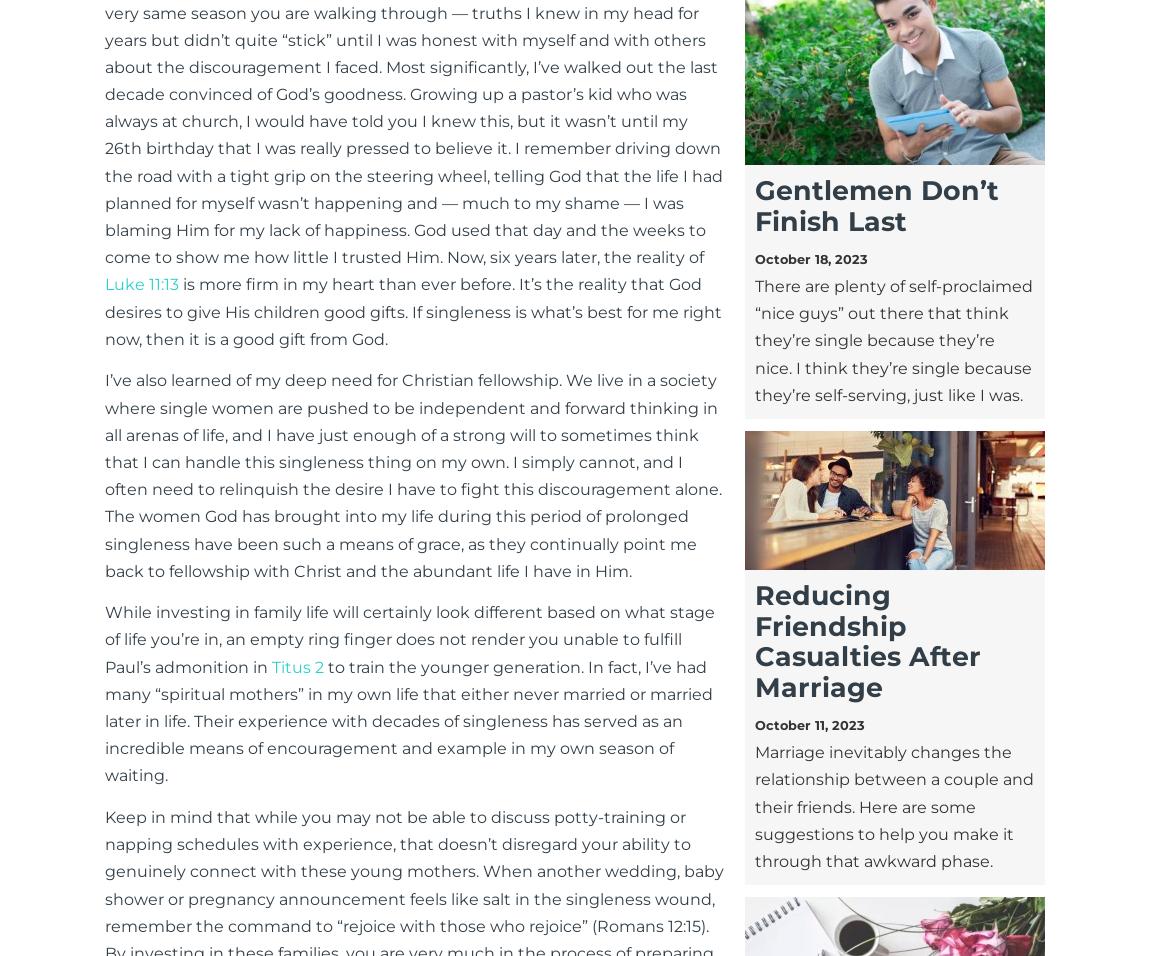 The height and width of the screenshot is (956, 1150). What do you see at coordinates (892, 338) in the screenshot?
I see `'There are plenty of self-proclaimed “nice guys” out there that think they’re single because they’re nice. I think they’re single because they’re self-serving, just like I was.'` at bounding box center [892, 338].